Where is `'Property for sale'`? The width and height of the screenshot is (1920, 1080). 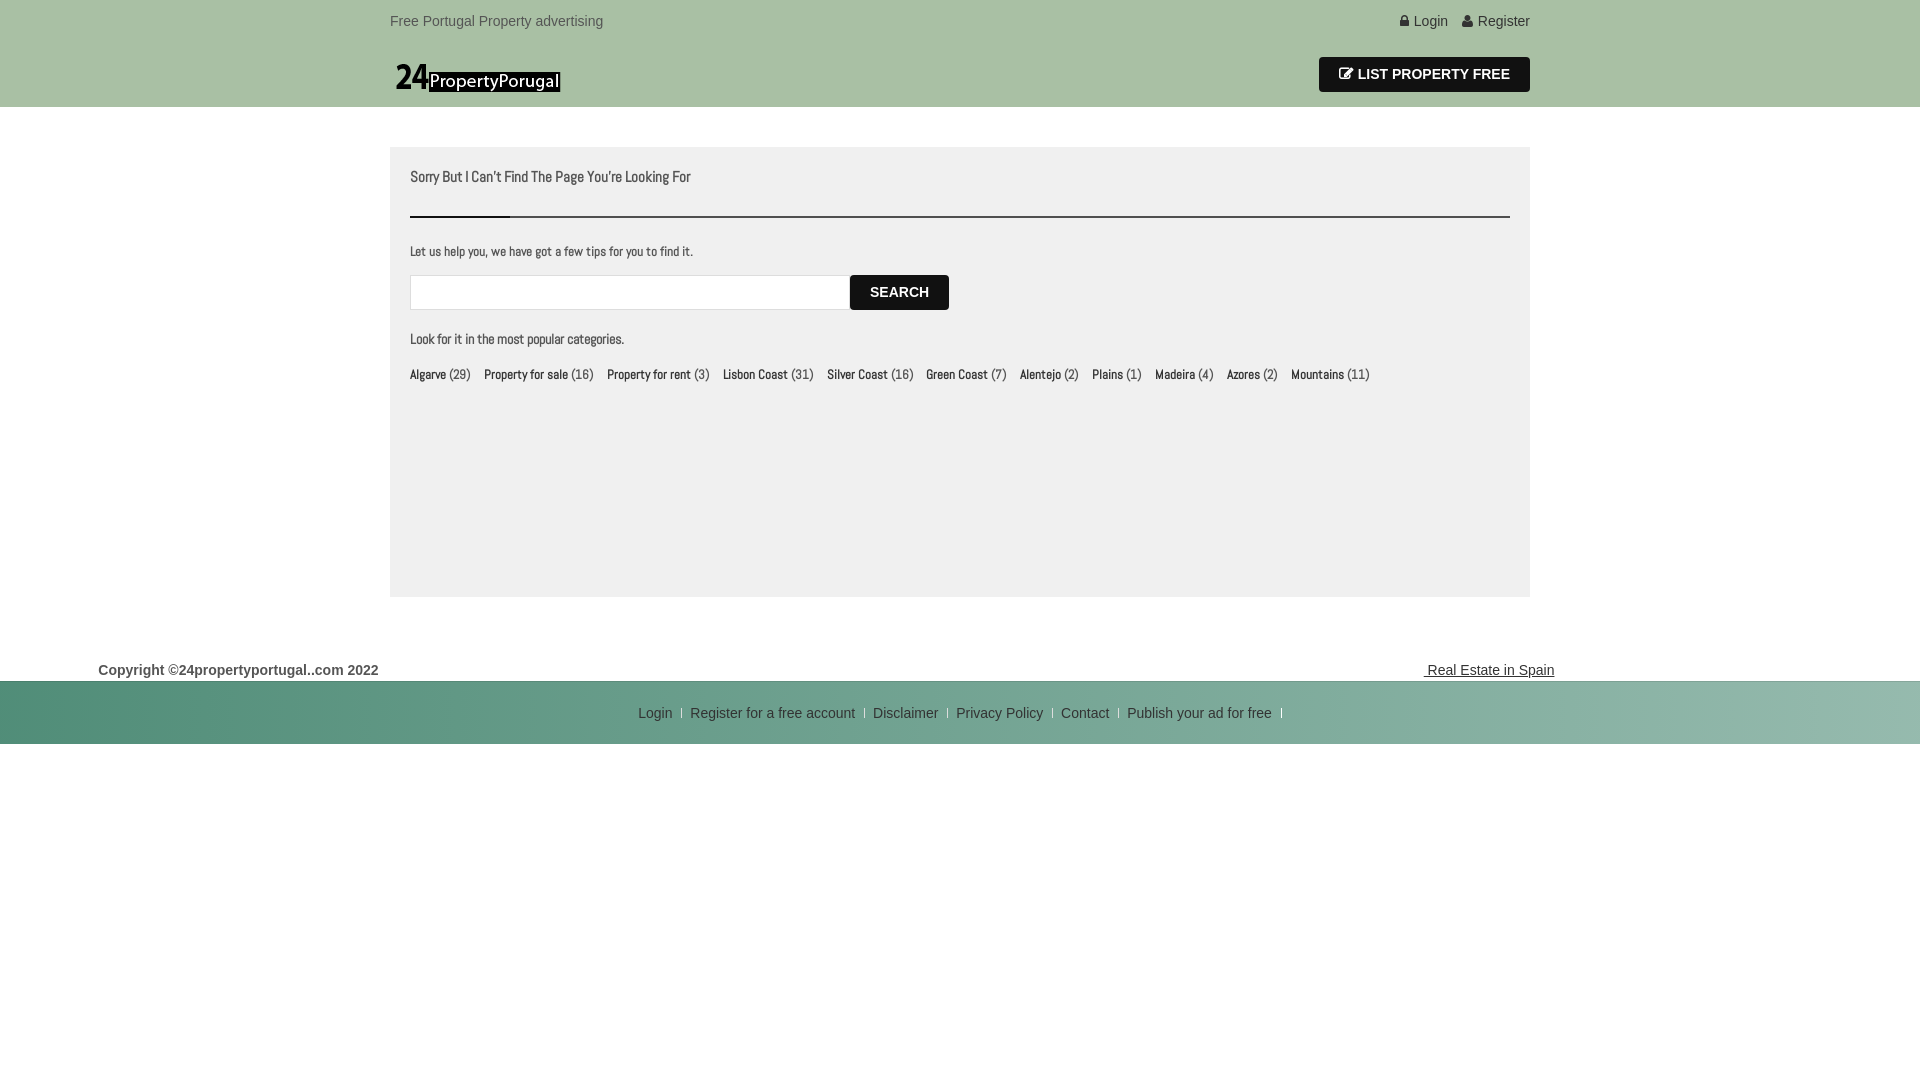
'Property for sale' is located at coordinates (526, 374).